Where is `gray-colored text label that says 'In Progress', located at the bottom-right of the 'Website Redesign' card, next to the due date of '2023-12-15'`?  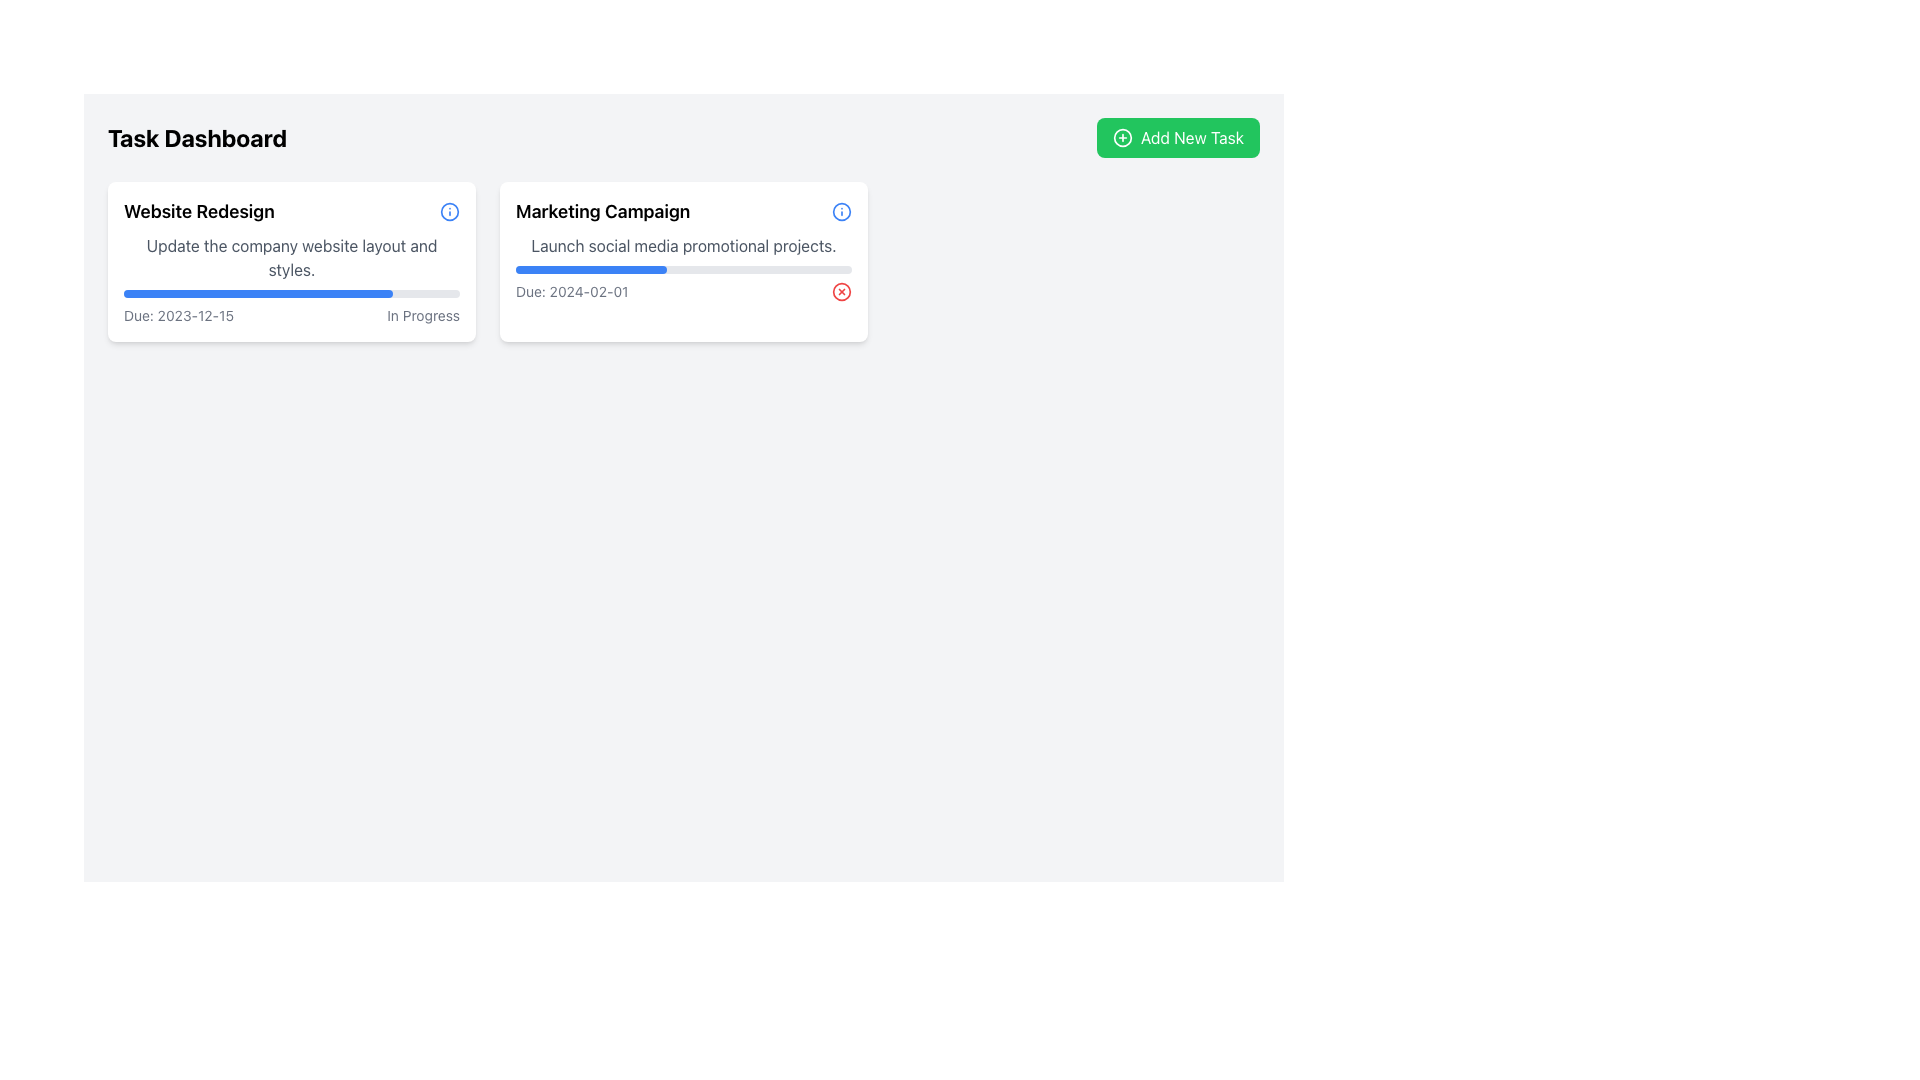 gray-colored text label that says 'In Progress', located at the bottom-right of the 'Website Redesign' card, next to the due date of '2023-12-15' is located at coordinates (422, 315).